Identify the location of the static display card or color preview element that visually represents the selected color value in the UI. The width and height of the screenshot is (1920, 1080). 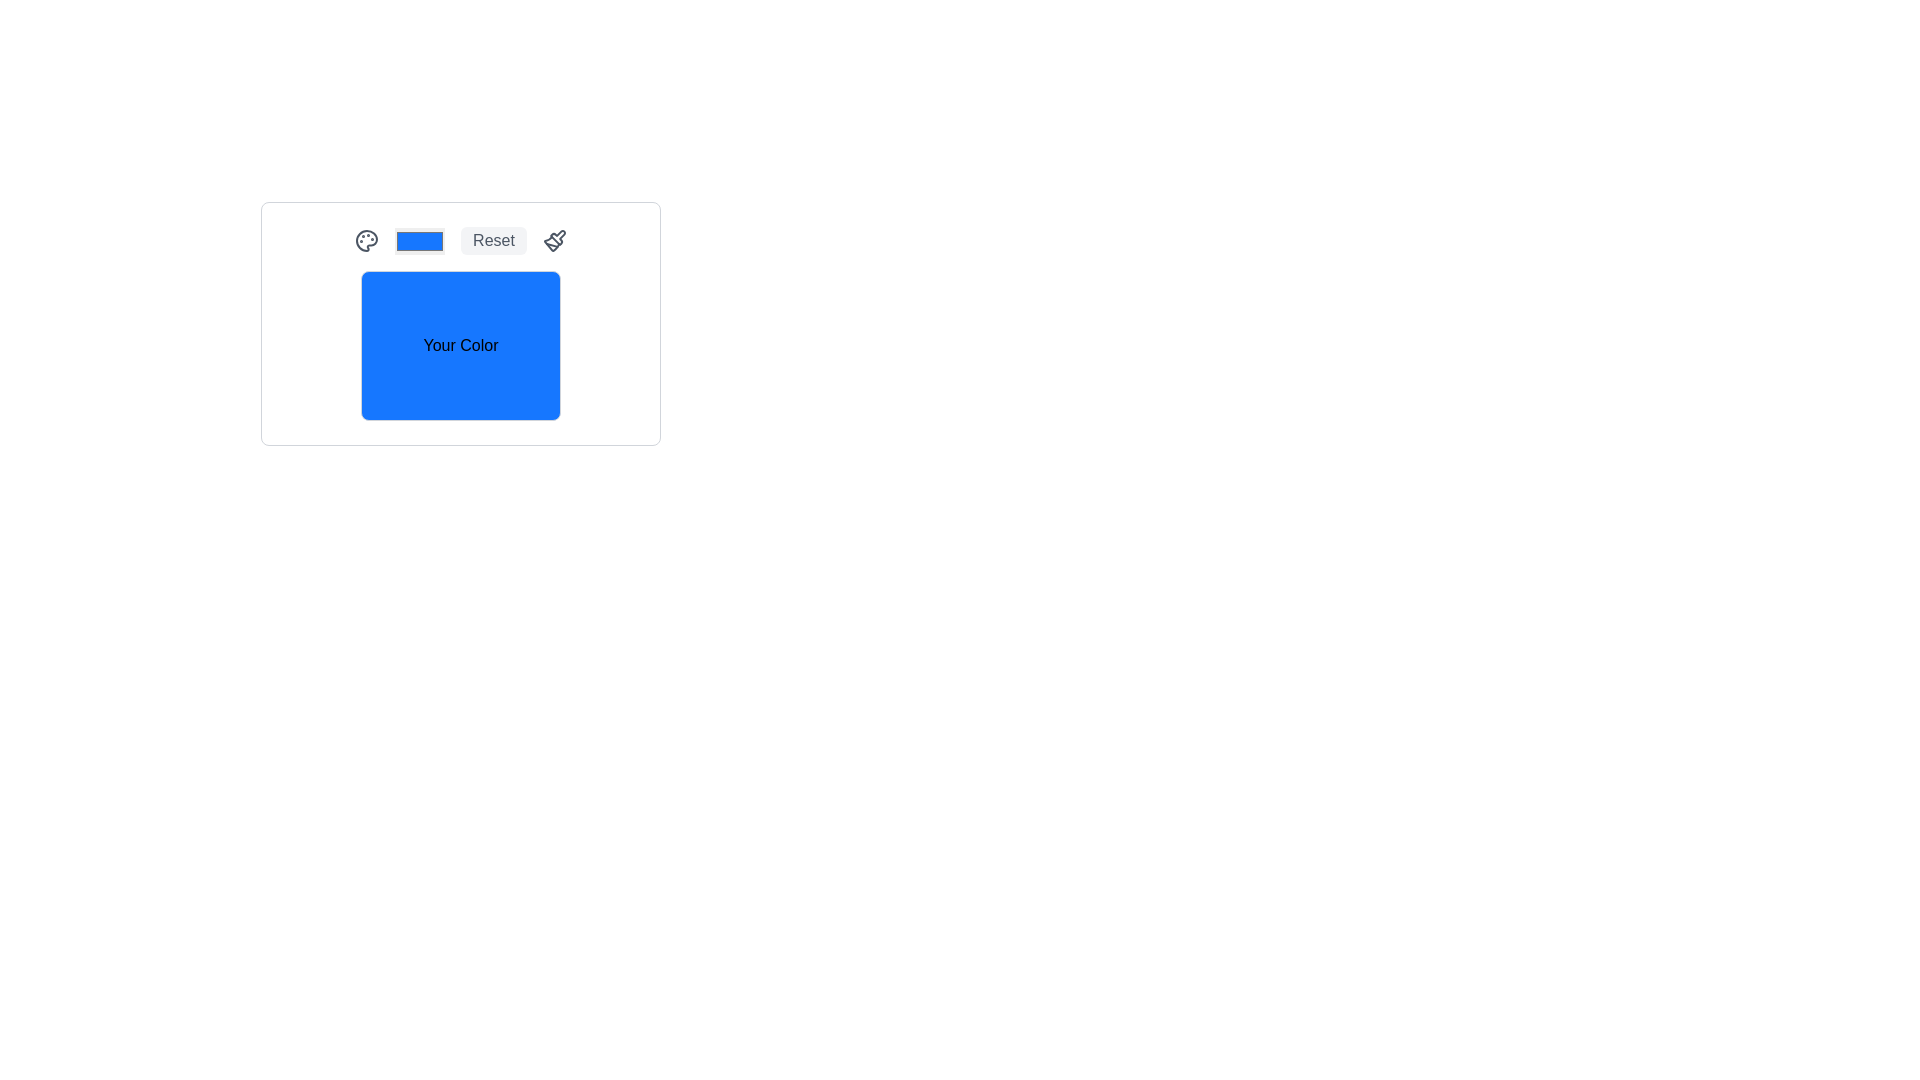
(459, 323).